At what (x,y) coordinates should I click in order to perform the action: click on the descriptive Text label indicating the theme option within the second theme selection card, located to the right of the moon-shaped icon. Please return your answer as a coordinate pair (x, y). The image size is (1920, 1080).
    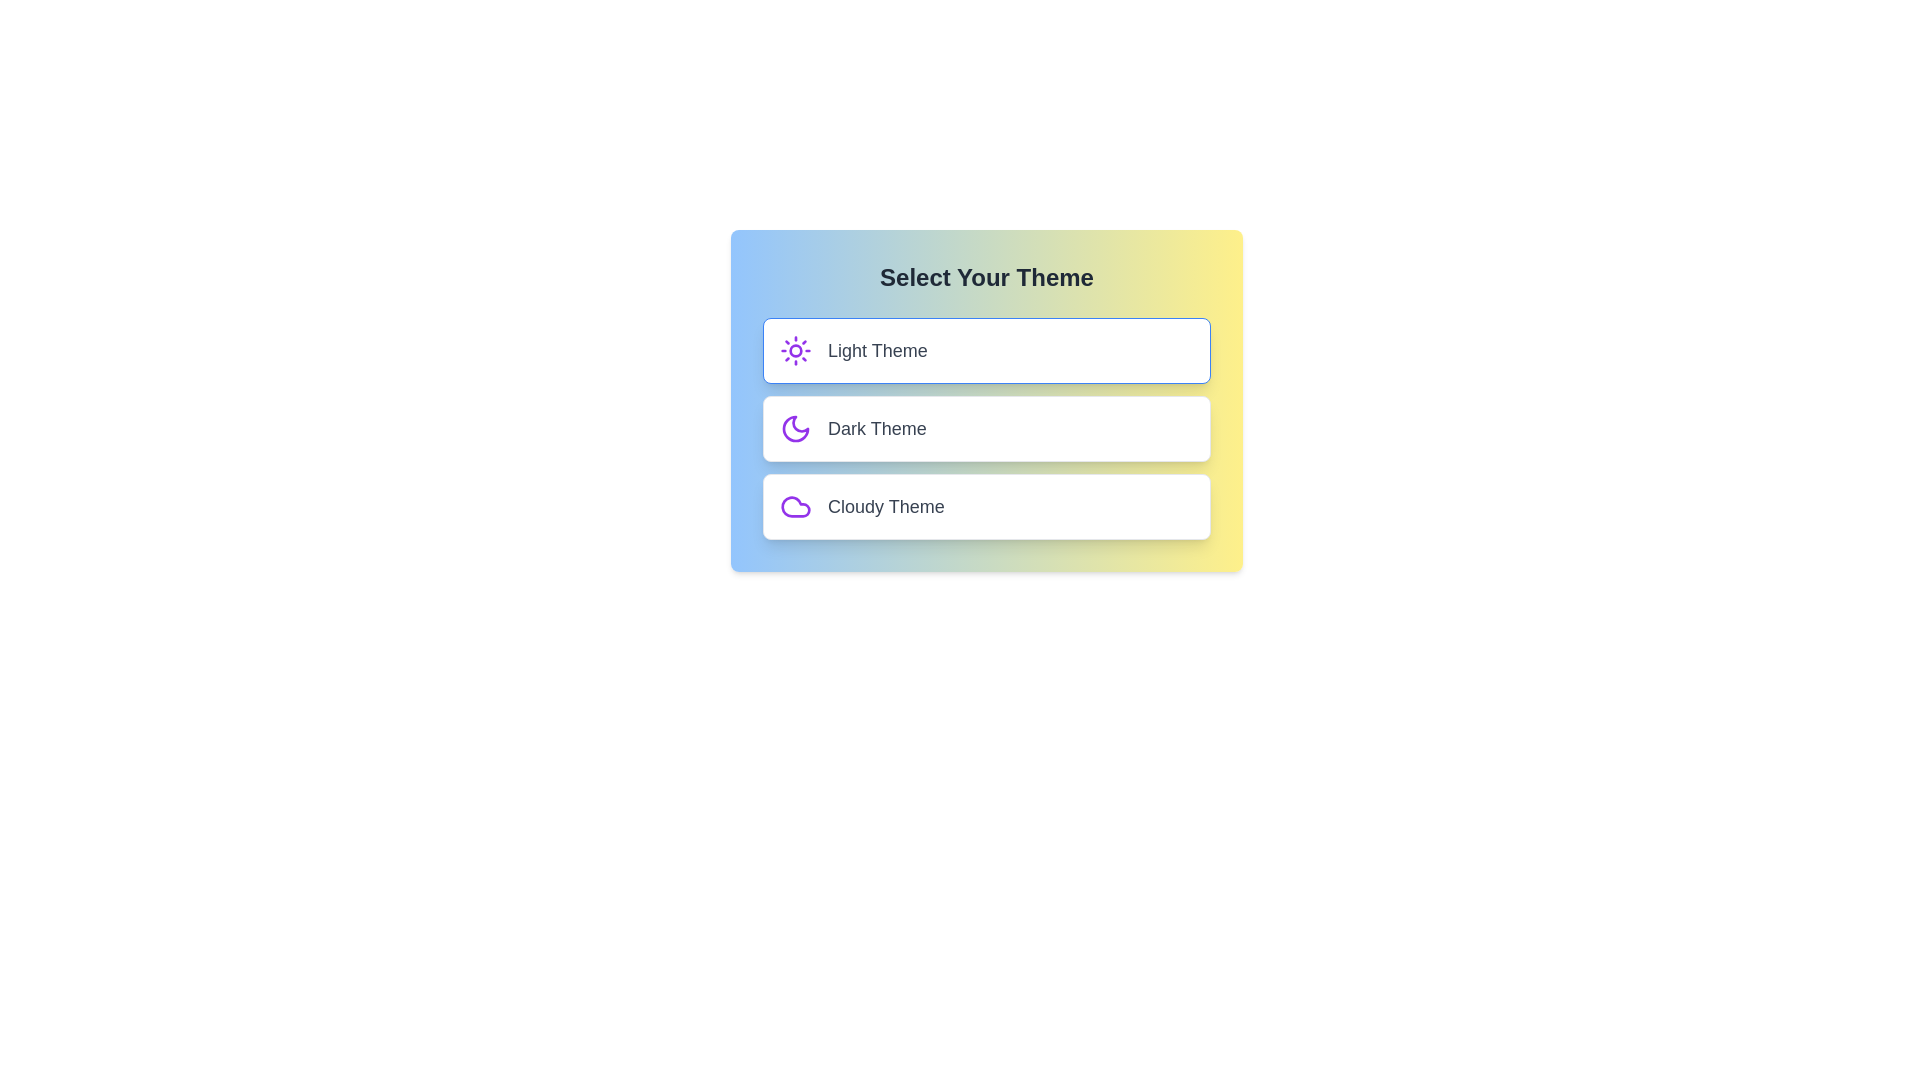
    Looking at the image, I should click on (877, 427).